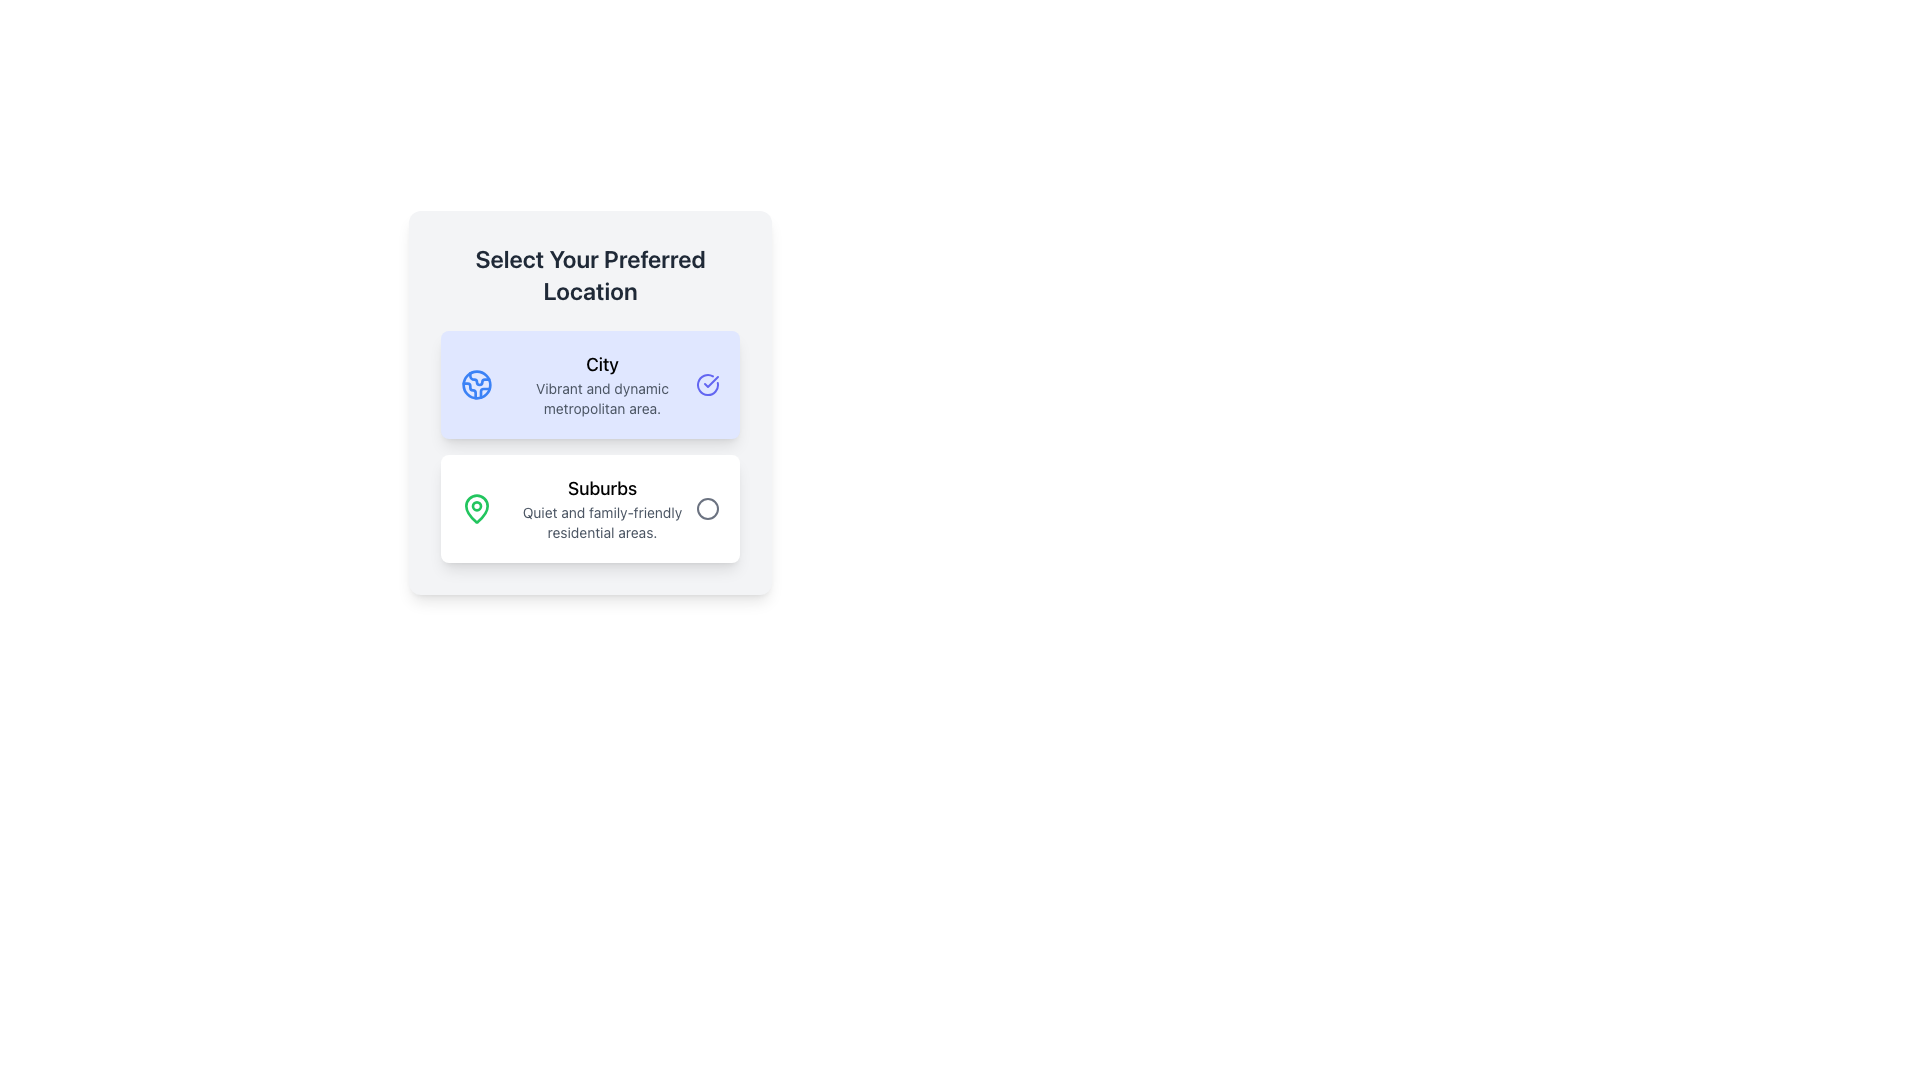 Image resolution: width=1920 pixels, height=1080 pixels. Describe the element at coordinates (711, 381) in the screenshot. I see `'circle check' icon element that signifies a confirmation or selection action for the associated 'City' option using developer tools` at that location.